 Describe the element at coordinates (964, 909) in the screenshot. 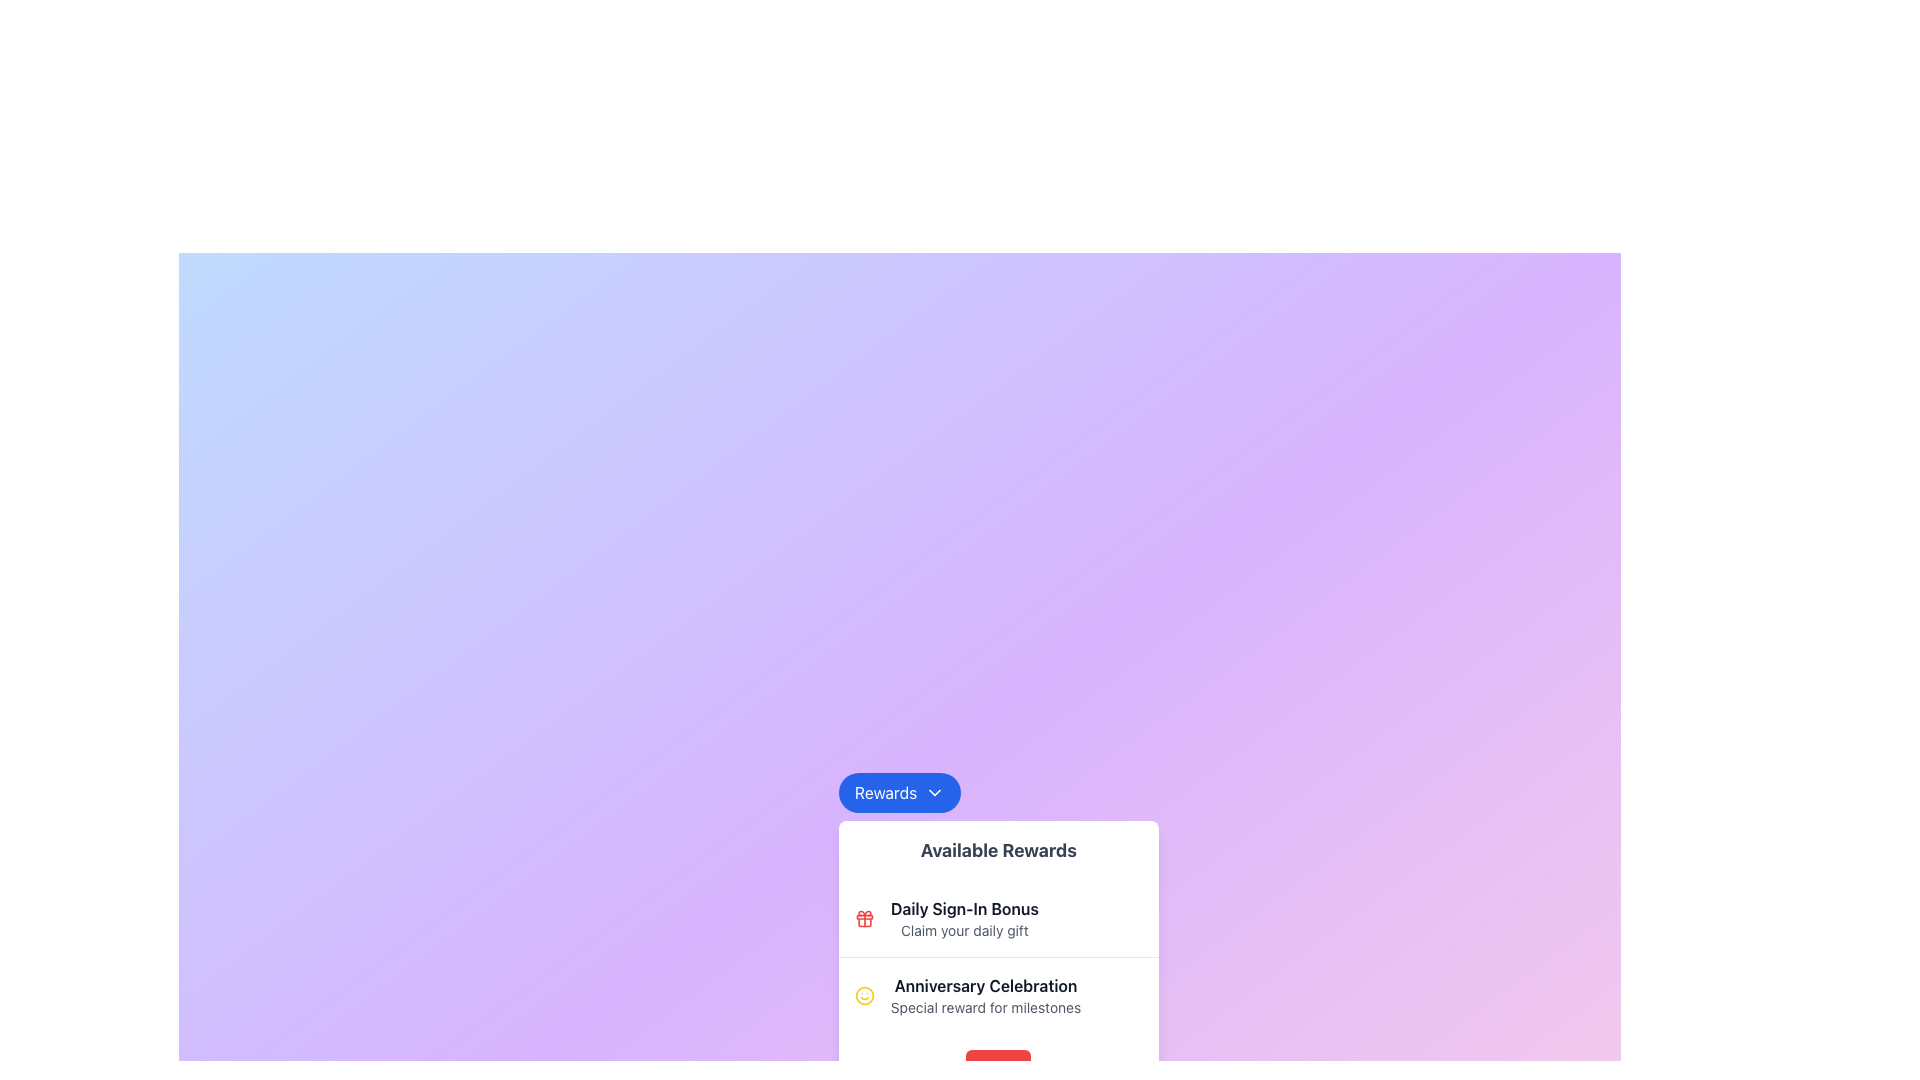

I see `text of the 'Daily Sign-In Bonus' label, which is styled in bold and black color, located in the rewards list interface as the title of the first reward entry` at that location.